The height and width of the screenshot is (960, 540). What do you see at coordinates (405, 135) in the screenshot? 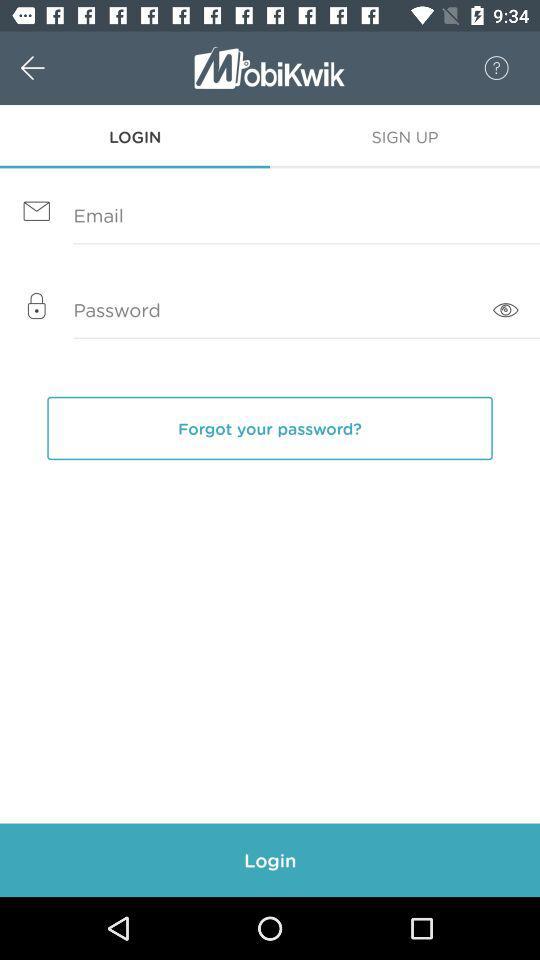
I see `item to the right of login` at bounding box center [405, 135].